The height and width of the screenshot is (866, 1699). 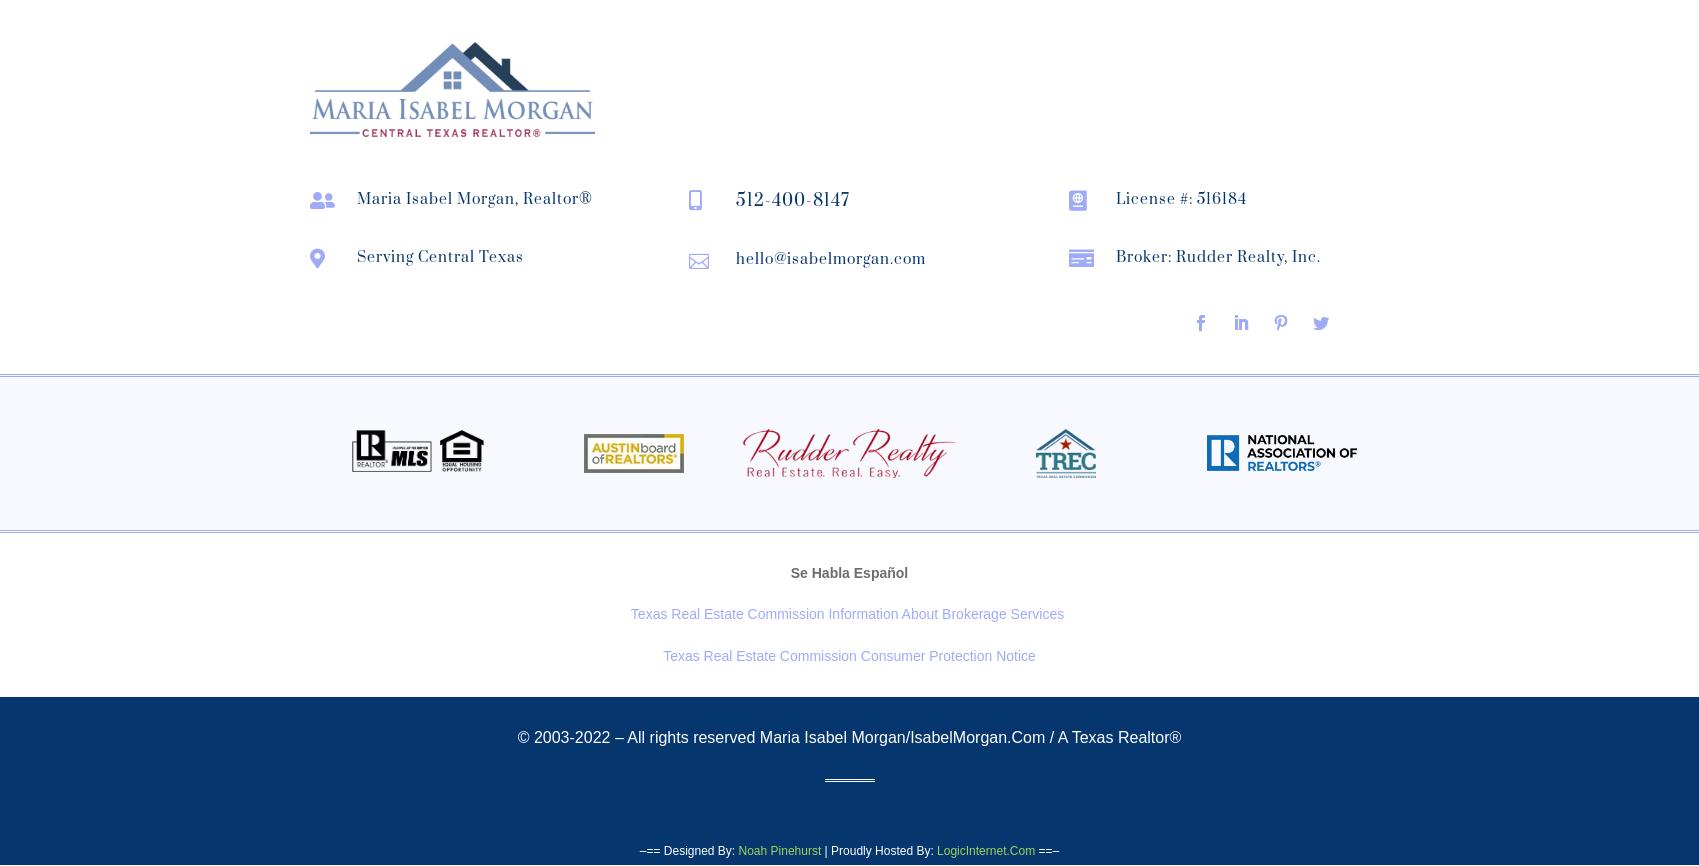 I want to click on 'hello@isabelmorgan.com', so click(x=830, y=258).